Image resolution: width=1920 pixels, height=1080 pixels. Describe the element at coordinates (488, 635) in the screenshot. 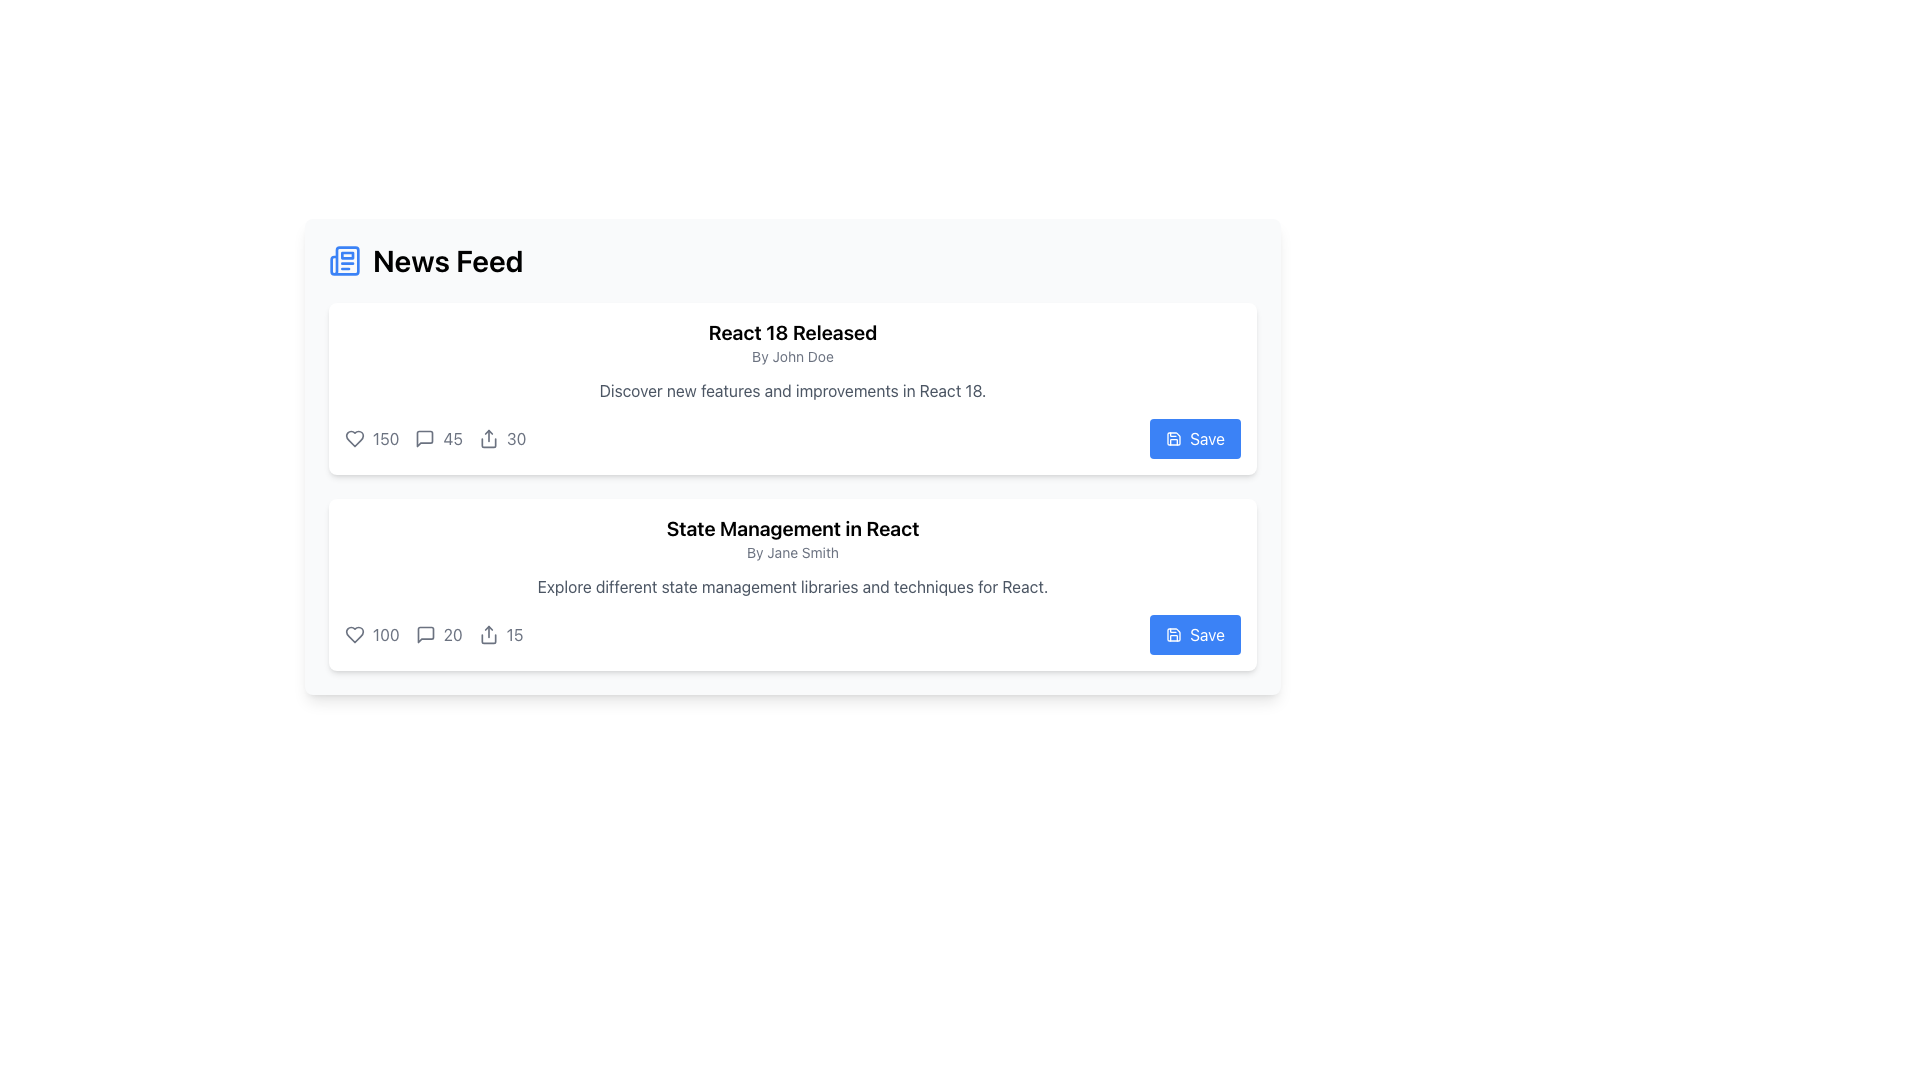

I see `the 'share' icon represented by an upwards arrow next to the text '15' in the second post card` at that location.